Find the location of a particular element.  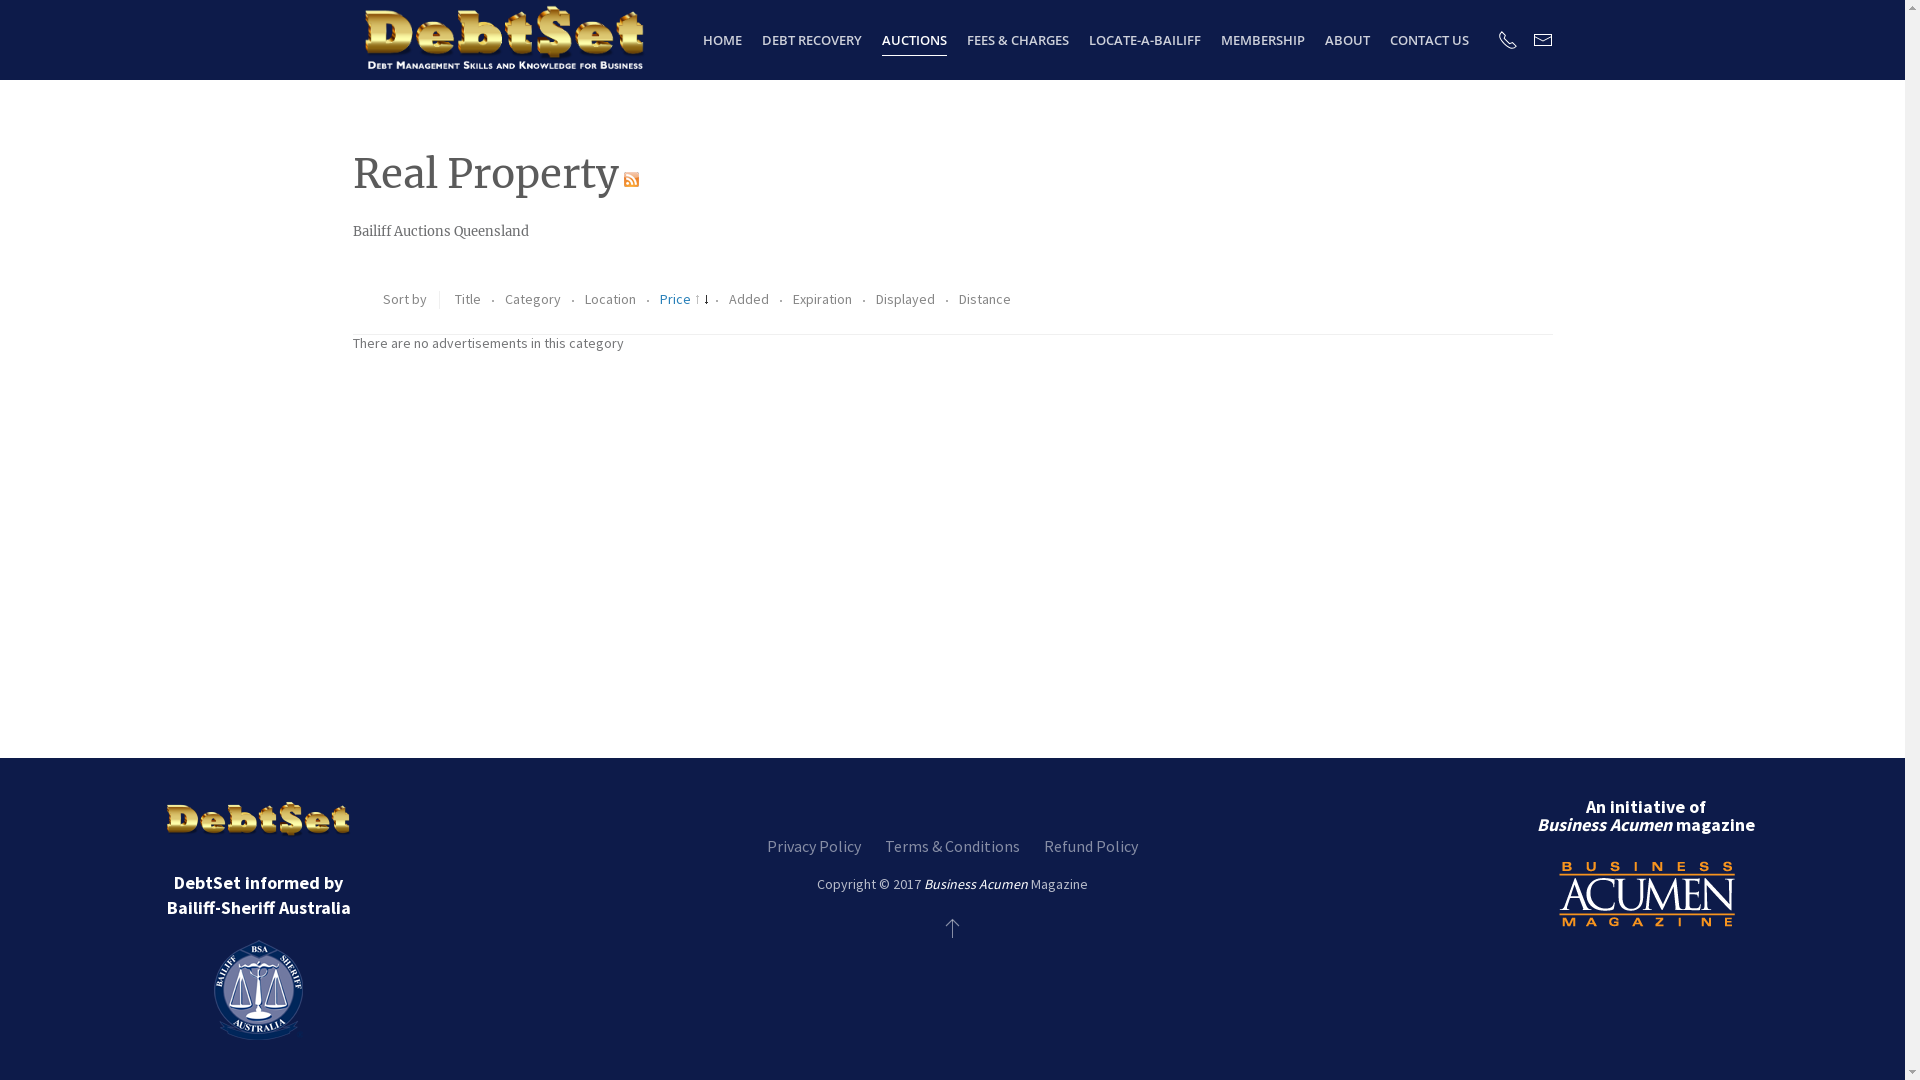

'Expiration' is located at coordinates (822, 299).